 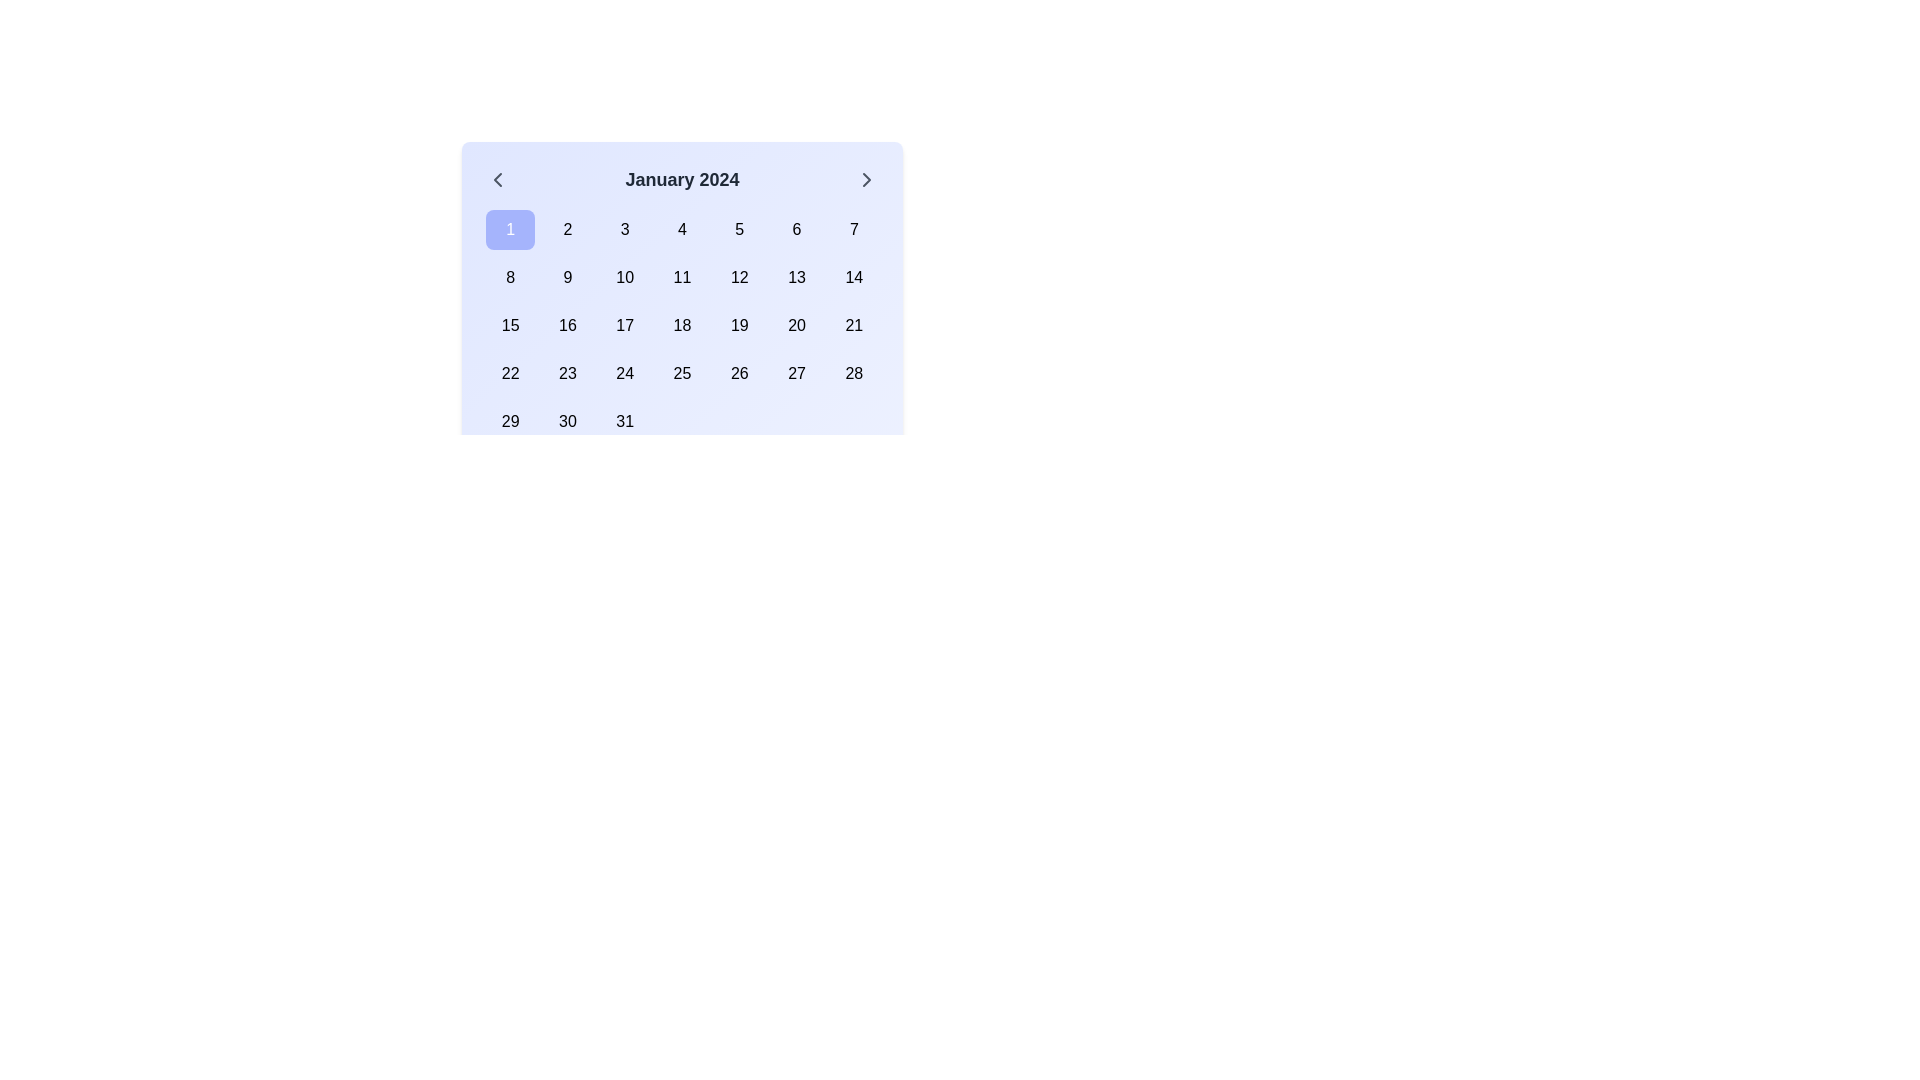 I want to click on the 'previous month' button located at the far left of the calendar header, so click(x=498, y=180).